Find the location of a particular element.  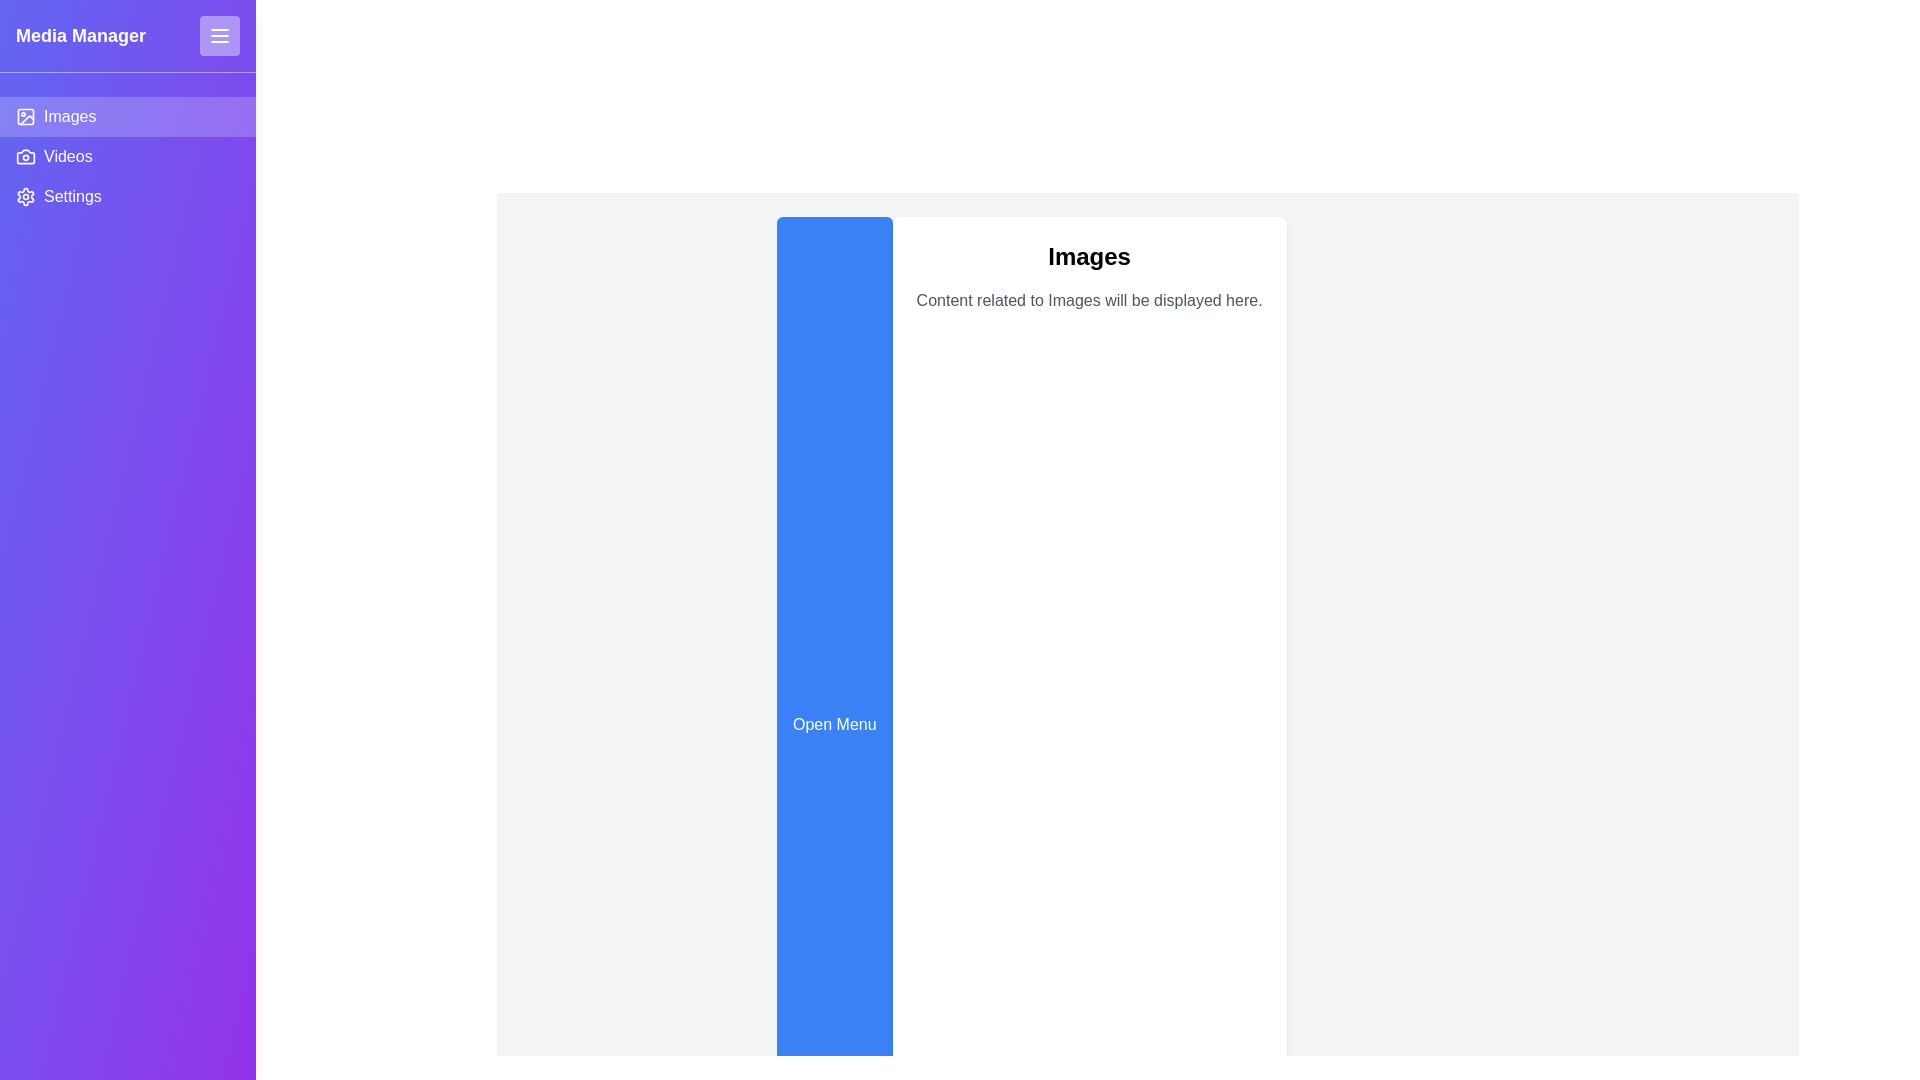

the Images tab by clicking on it is located at coordinates (127, 116).